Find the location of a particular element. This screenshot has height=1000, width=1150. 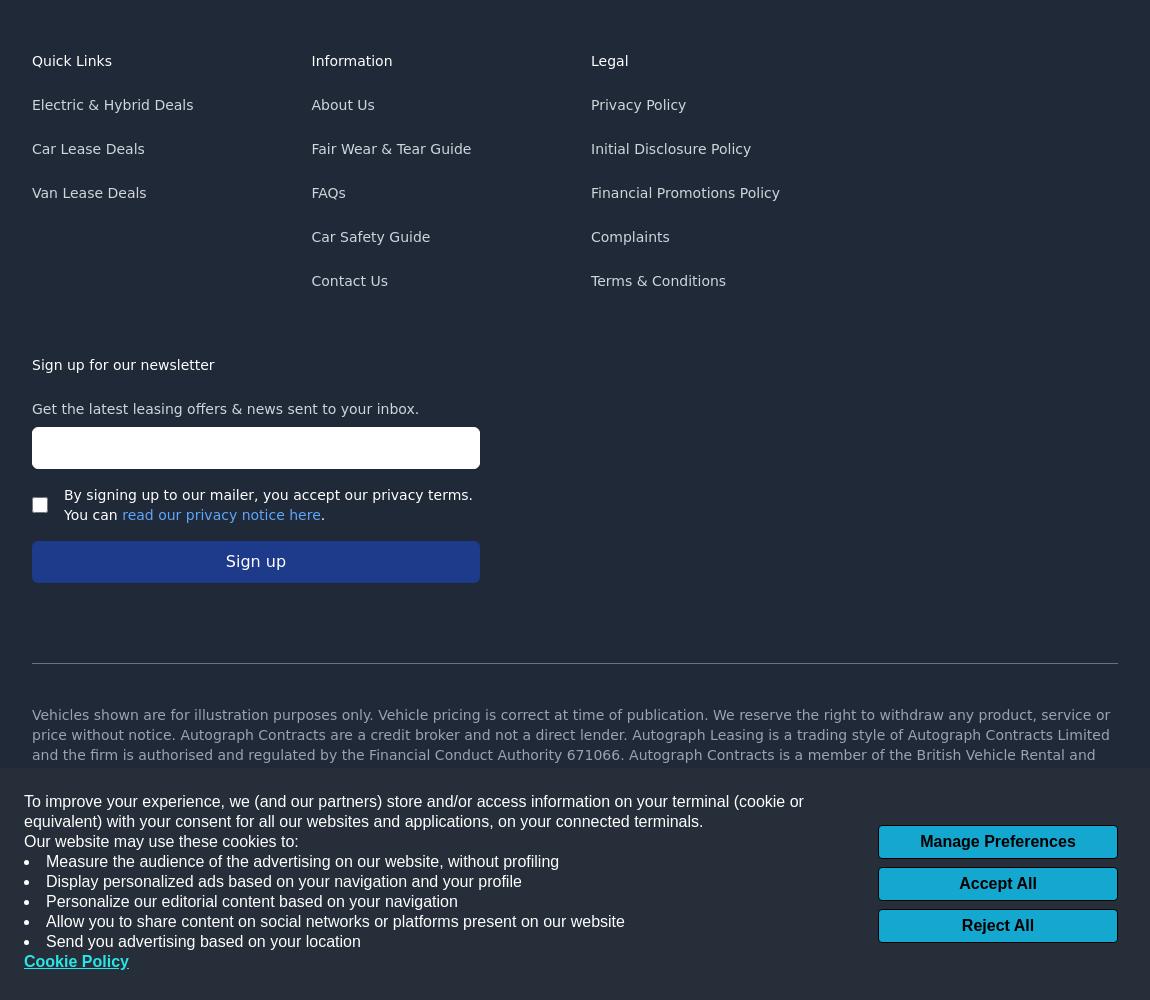

'Car Lease Deals' is located at coordinates (86, 149).